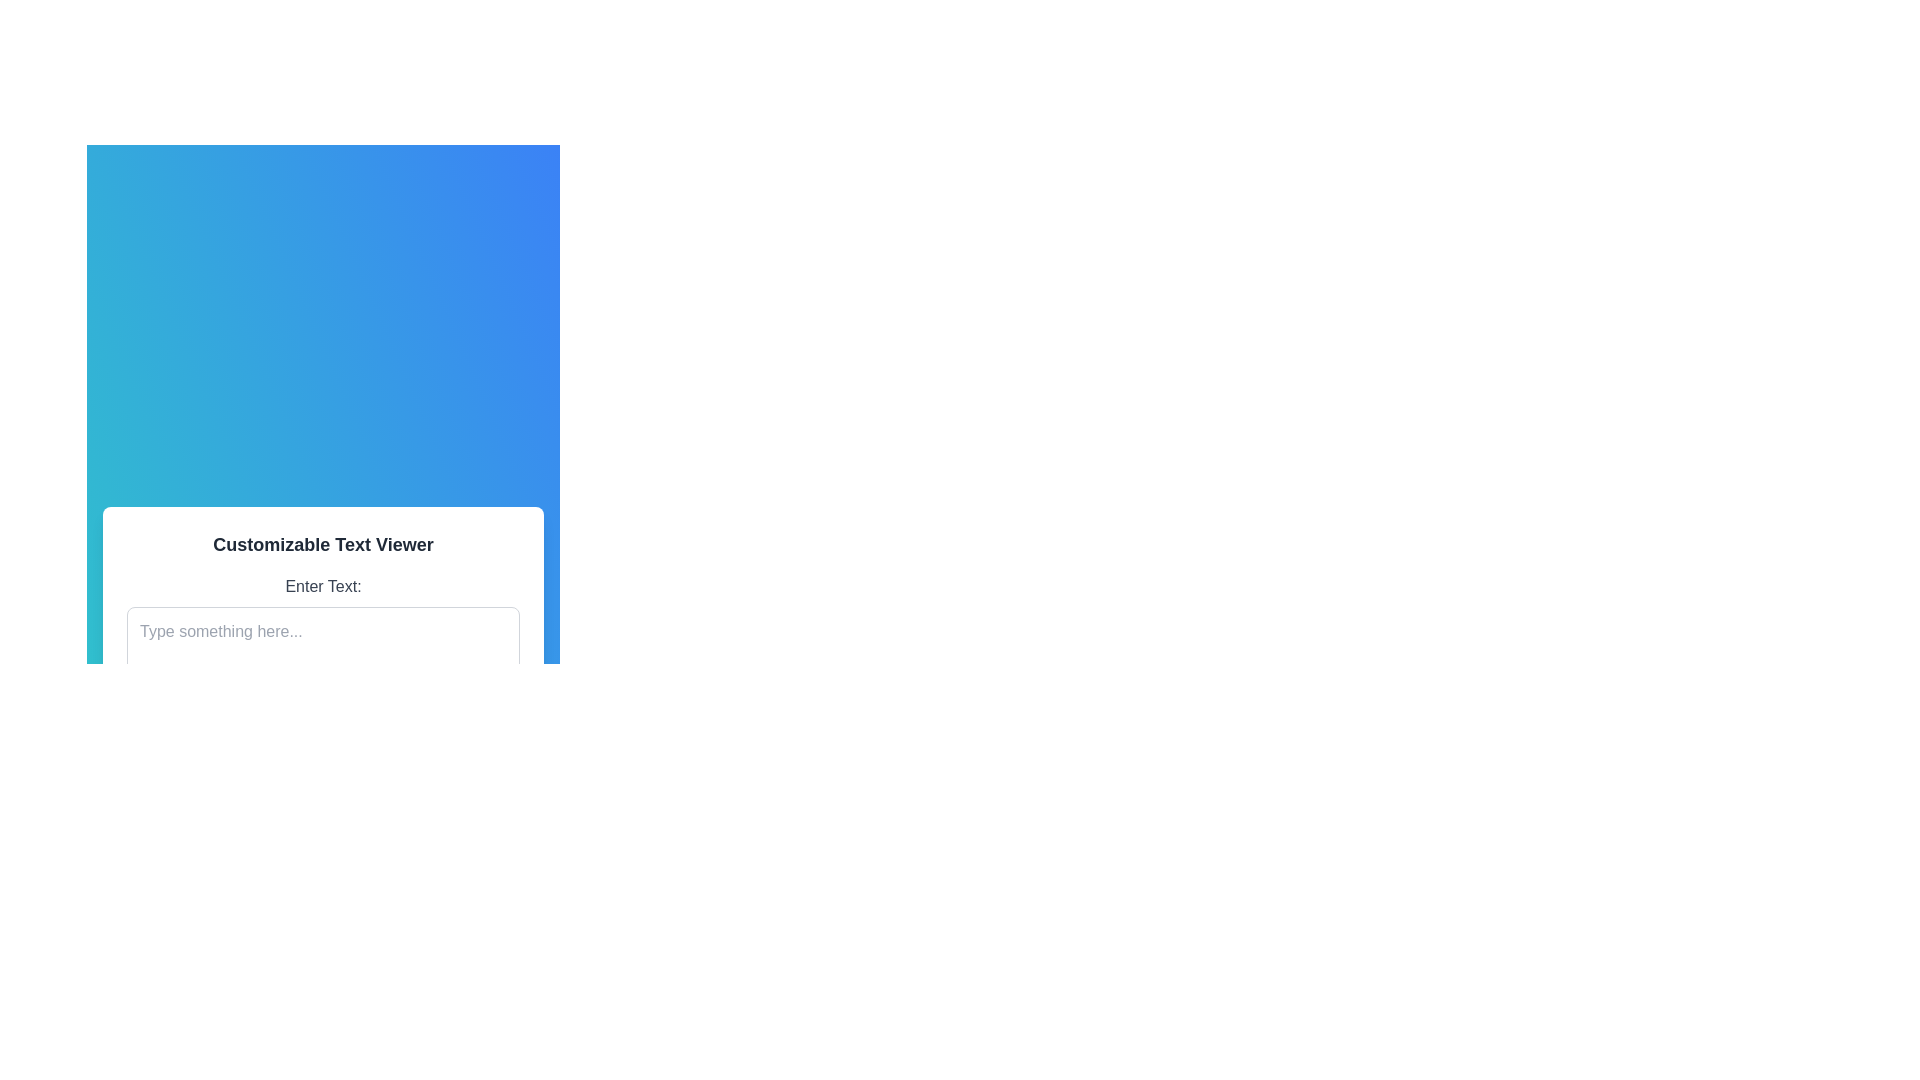 The image size is (1920, 1080). Describe the element at coordinates (323, 585) in the screenshot. I see `Text Label that says 'Enter Text:' located in the 'Customizable Text Viewer' section, positioned above the text input field` at that location.